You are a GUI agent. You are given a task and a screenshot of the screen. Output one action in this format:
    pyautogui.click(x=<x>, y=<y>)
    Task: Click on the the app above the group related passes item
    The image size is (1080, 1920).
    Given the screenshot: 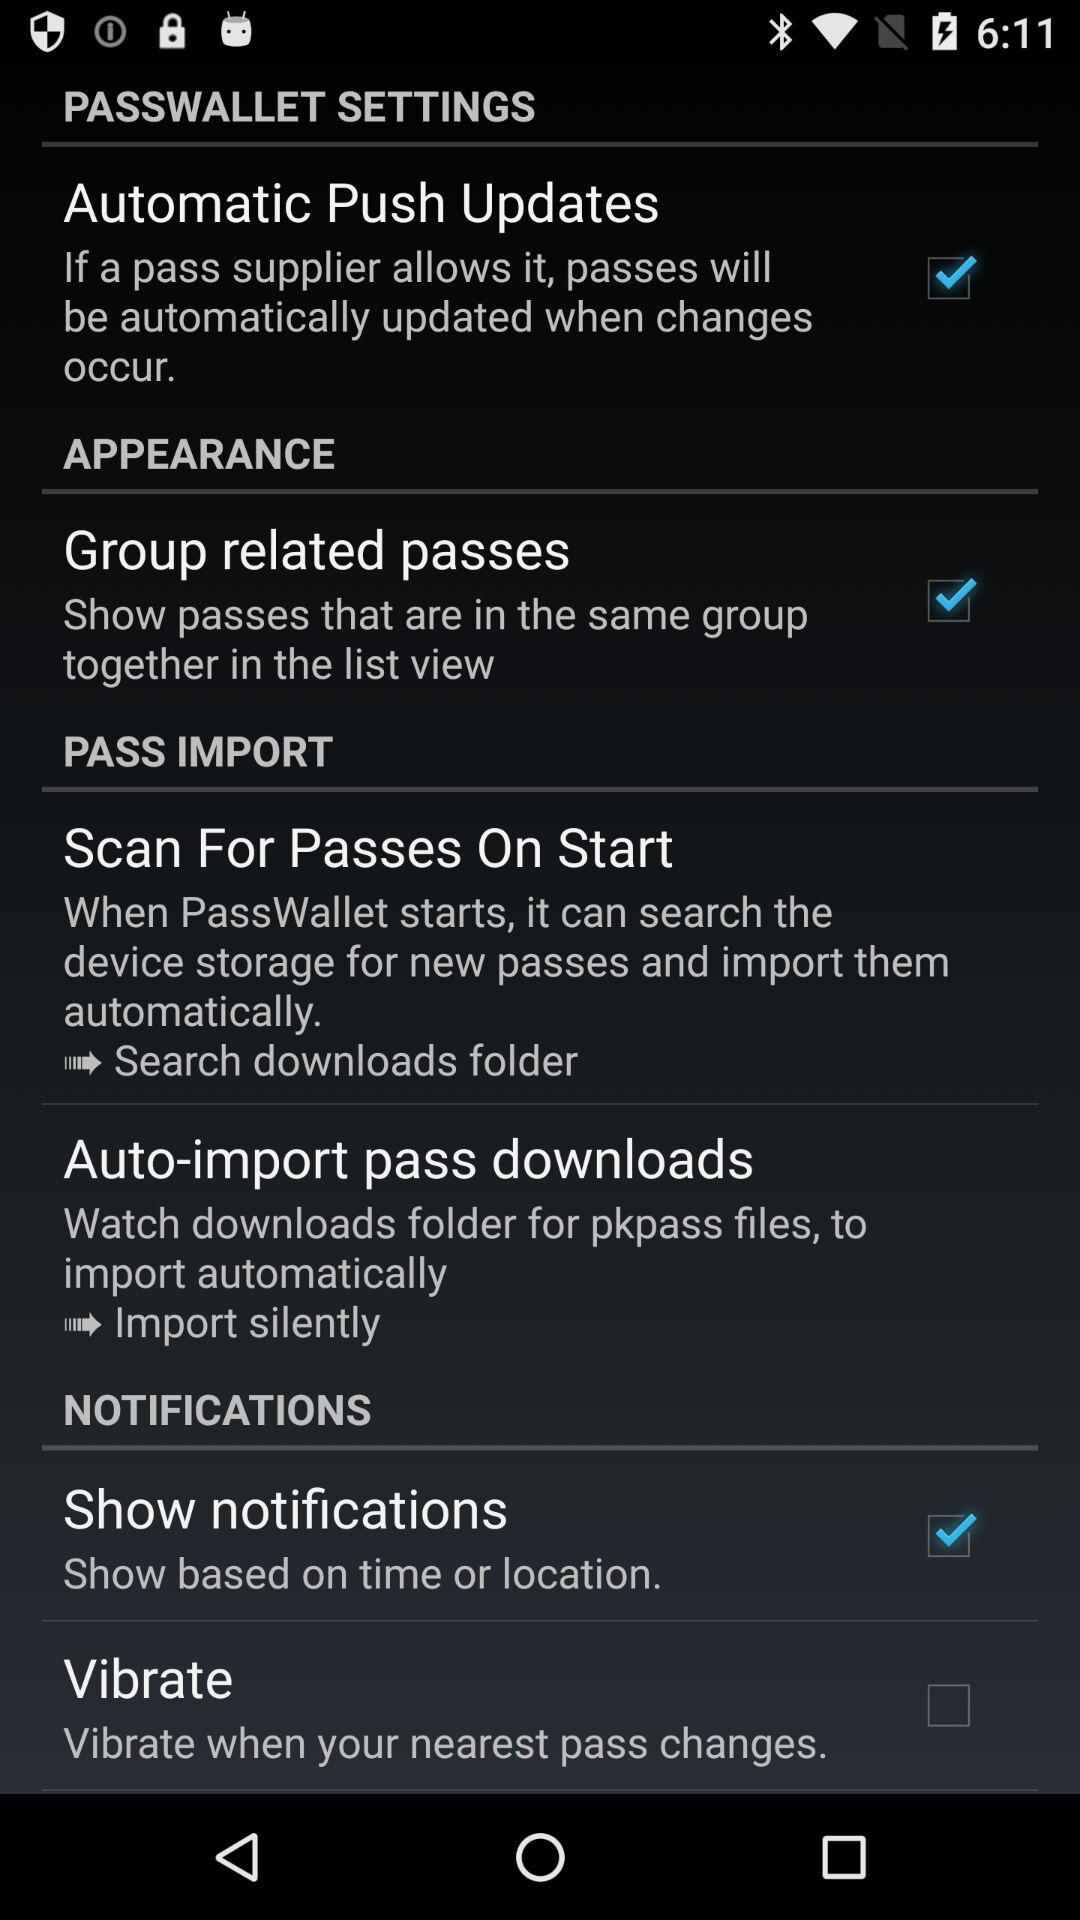 What is the action you would take?
    pyautogui.click(x=540, y=451)
    